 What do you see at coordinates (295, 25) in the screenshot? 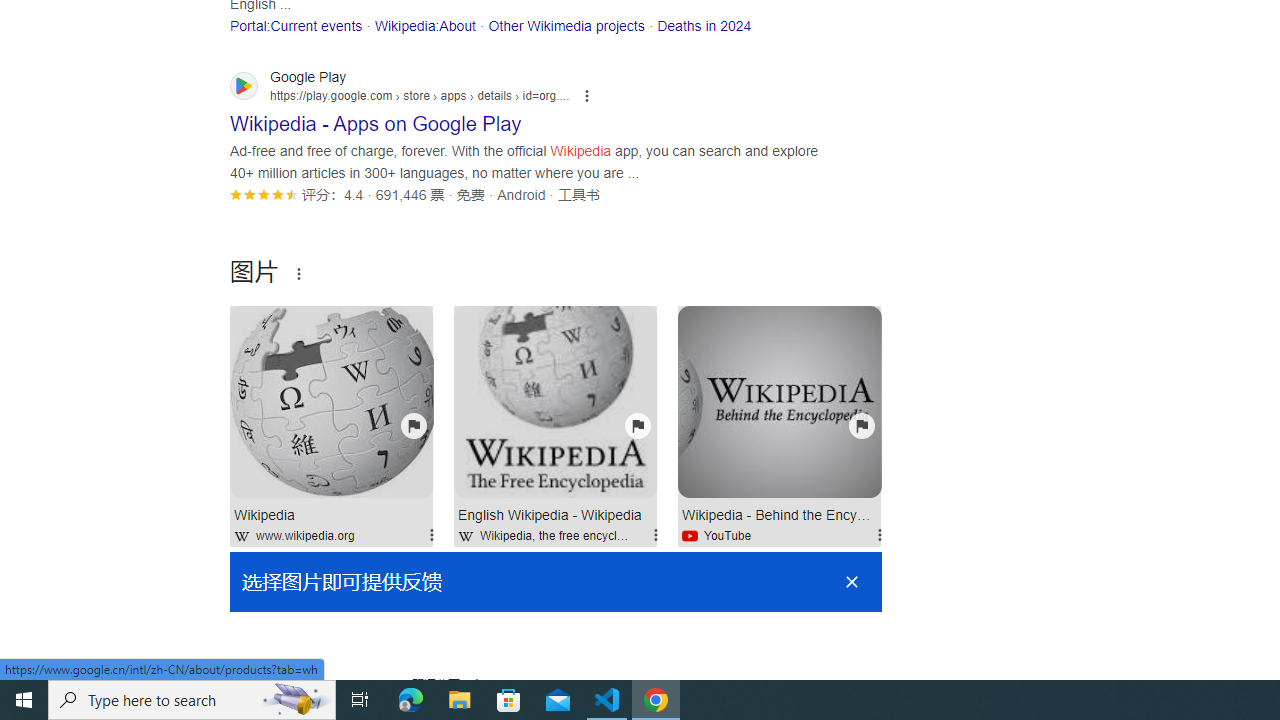
I see `'Portal:Current events'` at bounding box center [295, 25].